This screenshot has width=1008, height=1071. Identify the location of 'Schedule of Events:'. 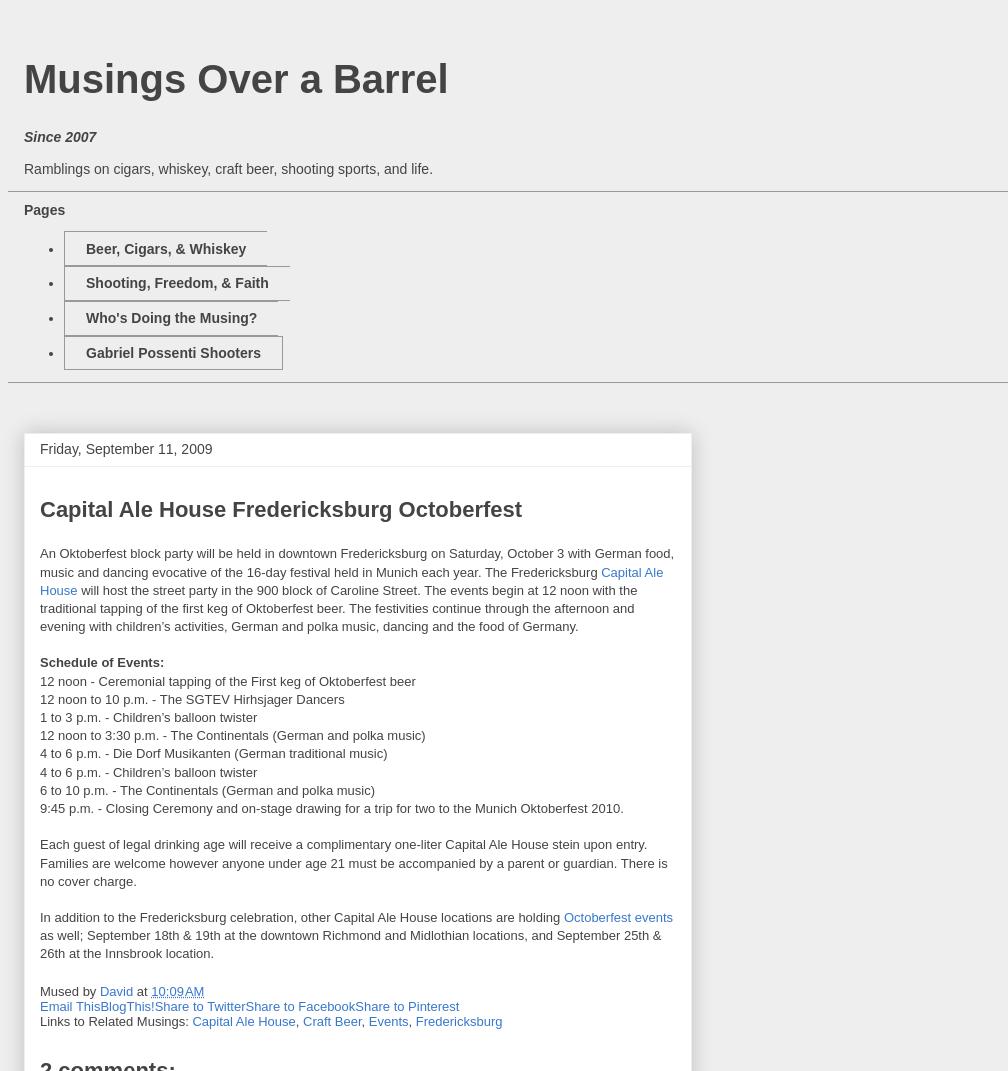
(40, 661).